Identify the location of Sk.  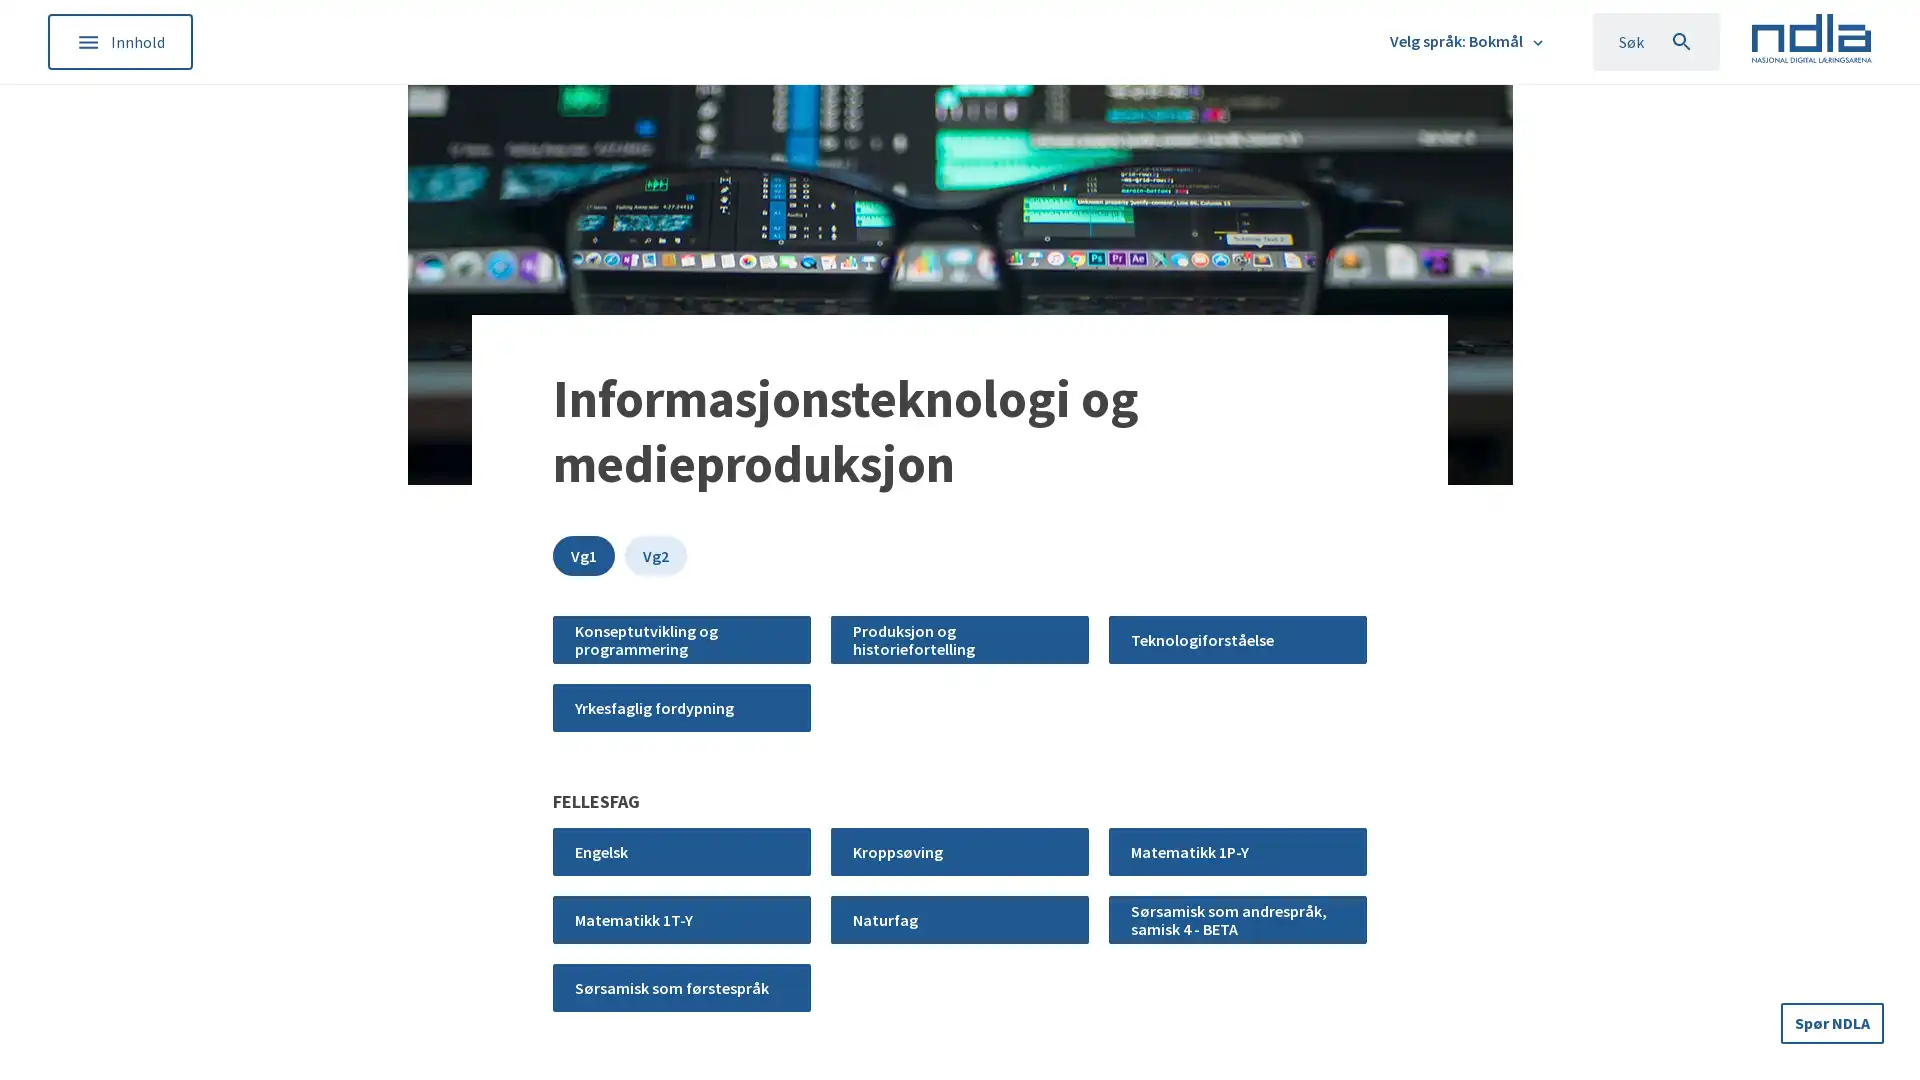
(1655, 42).